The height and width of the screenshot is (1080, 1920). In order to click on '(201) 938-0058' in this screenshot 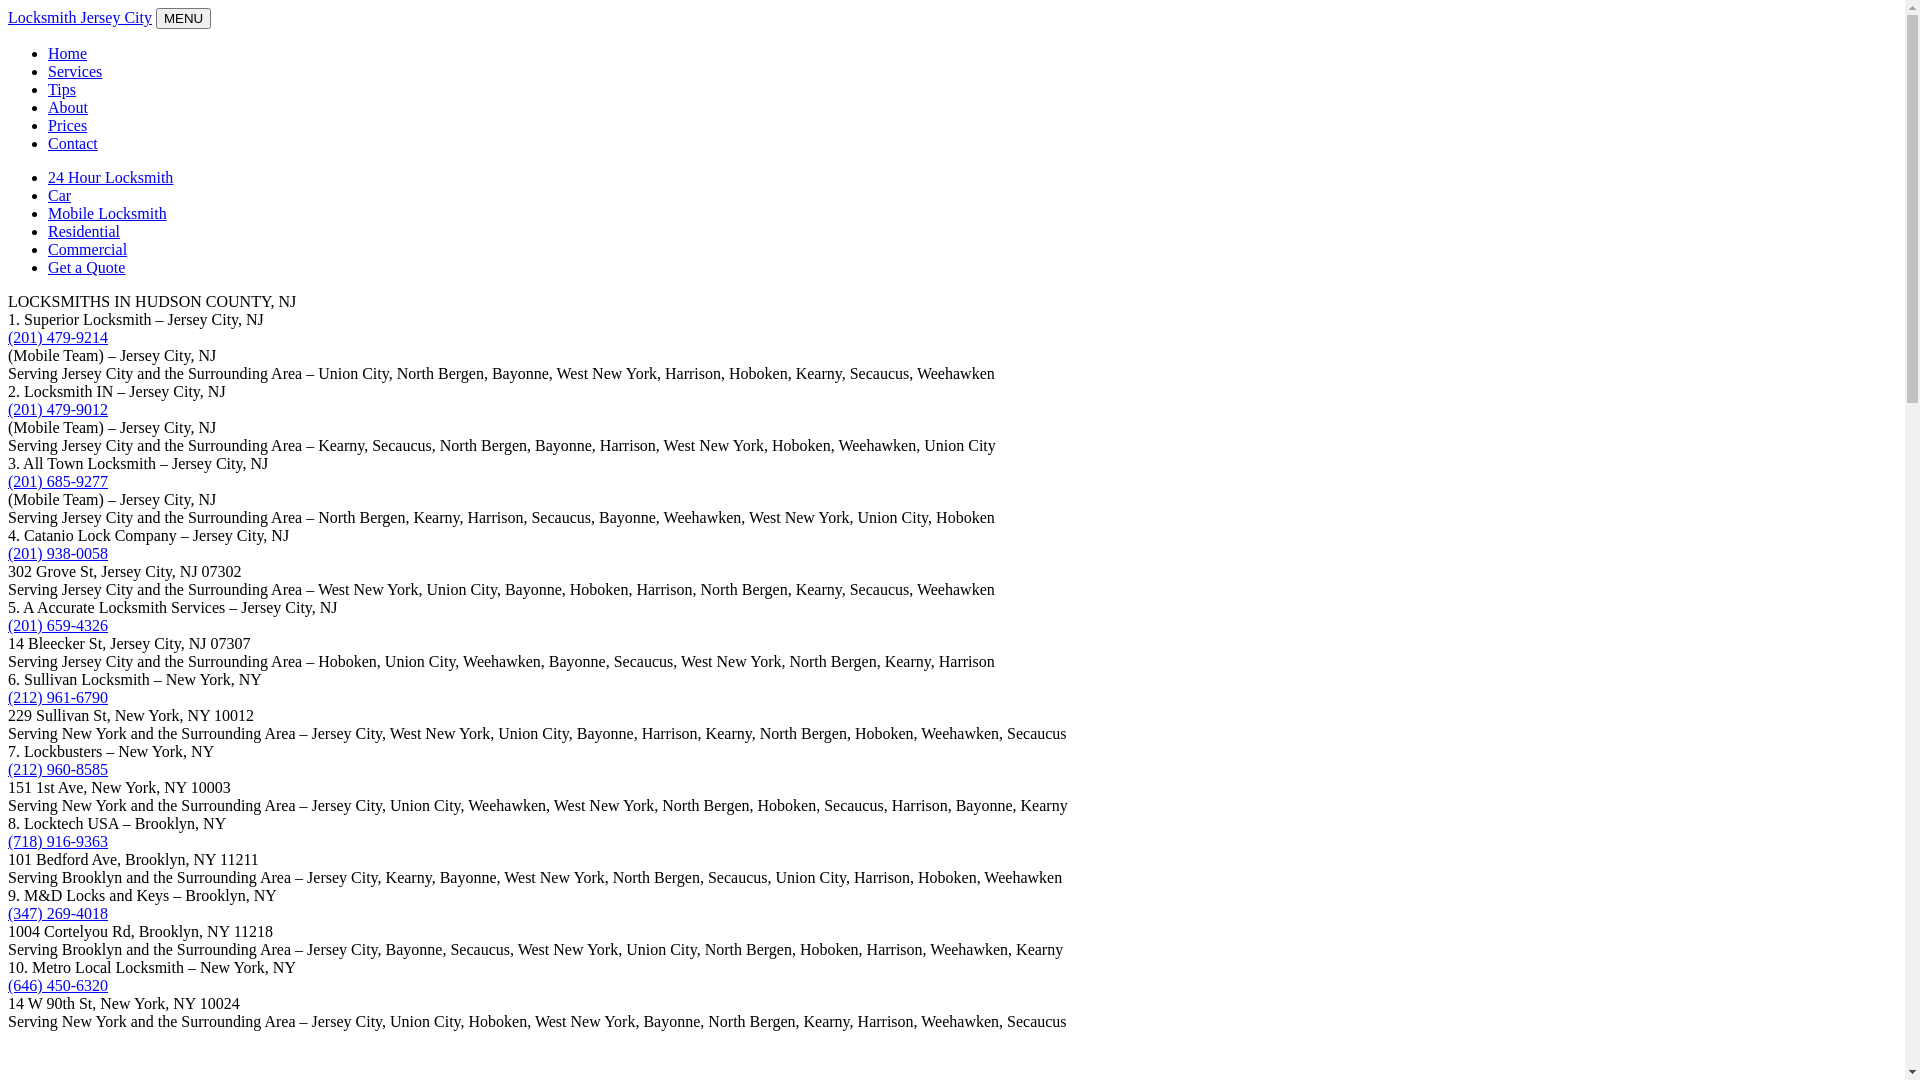, I will do `click(57, 553)`.